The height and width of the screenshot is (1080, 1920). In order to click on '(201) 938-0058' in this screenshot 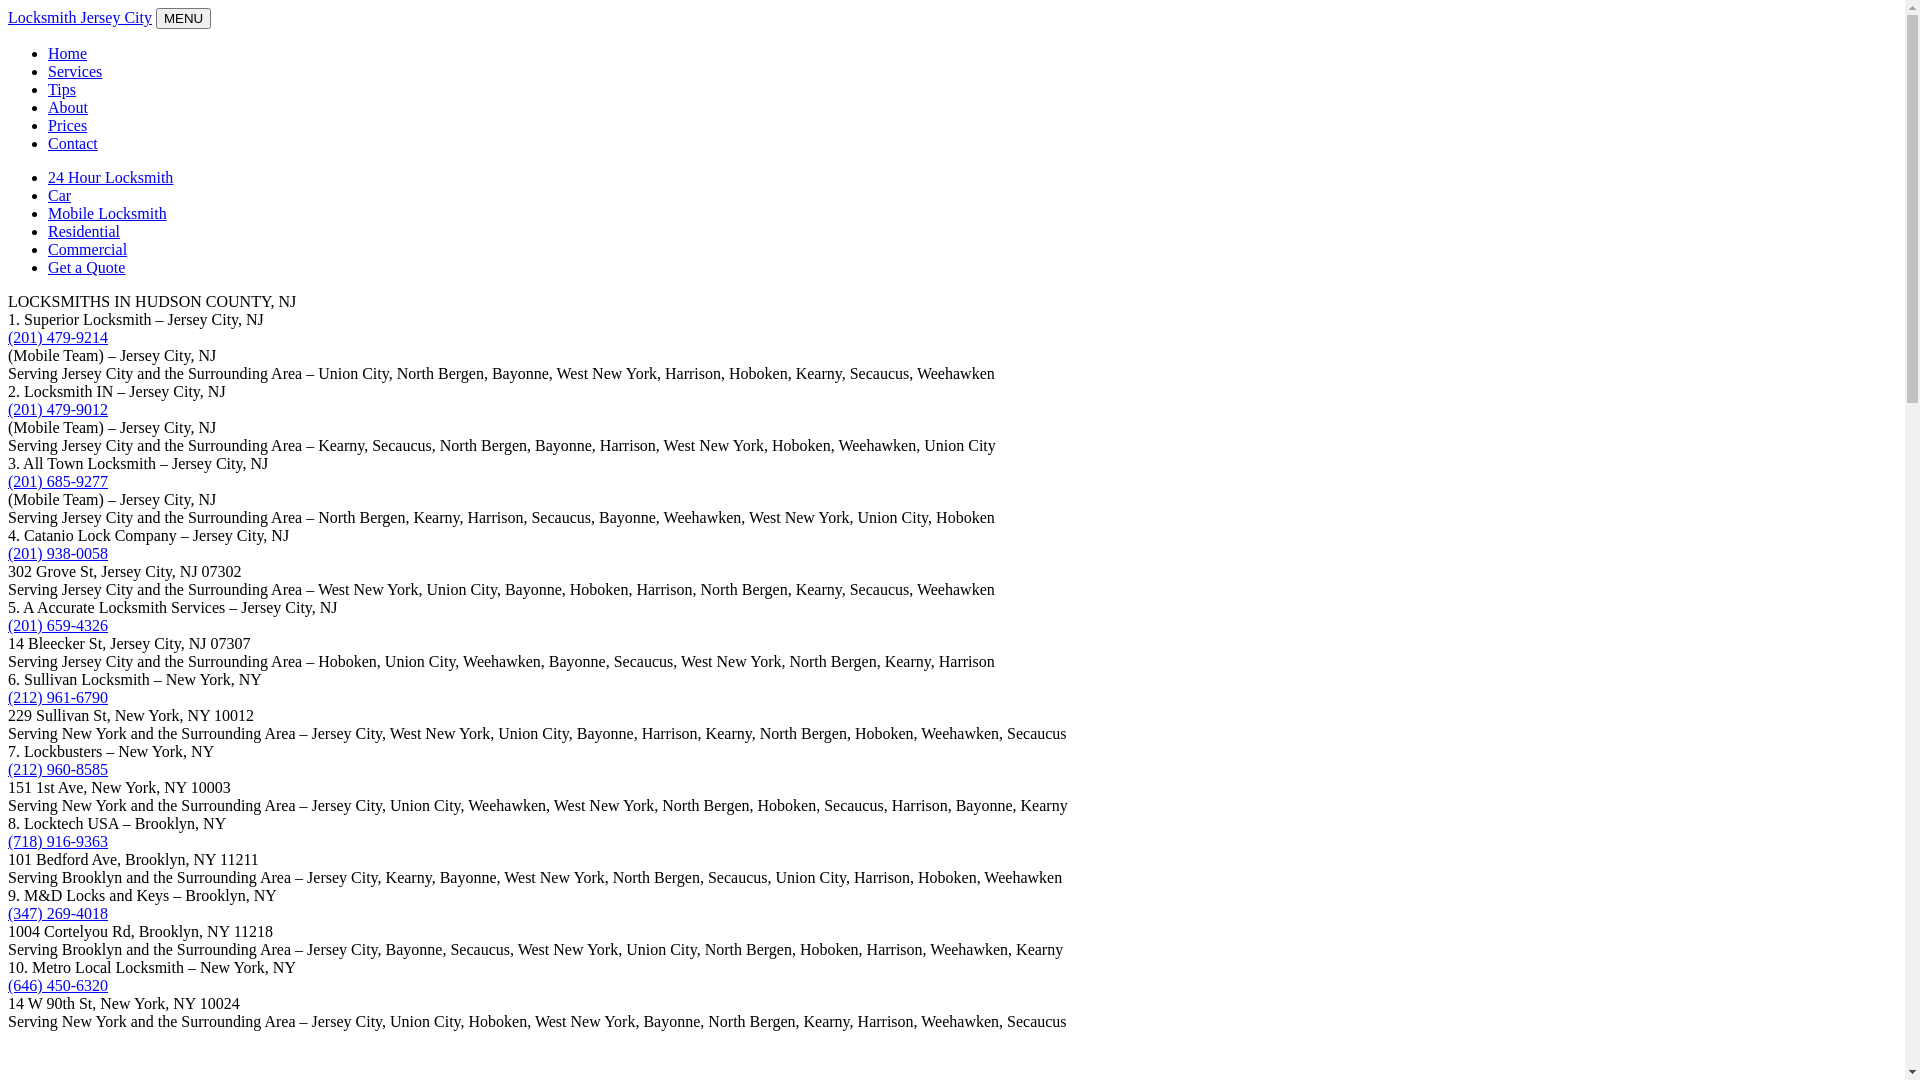, I will do `click(57, 553)`.